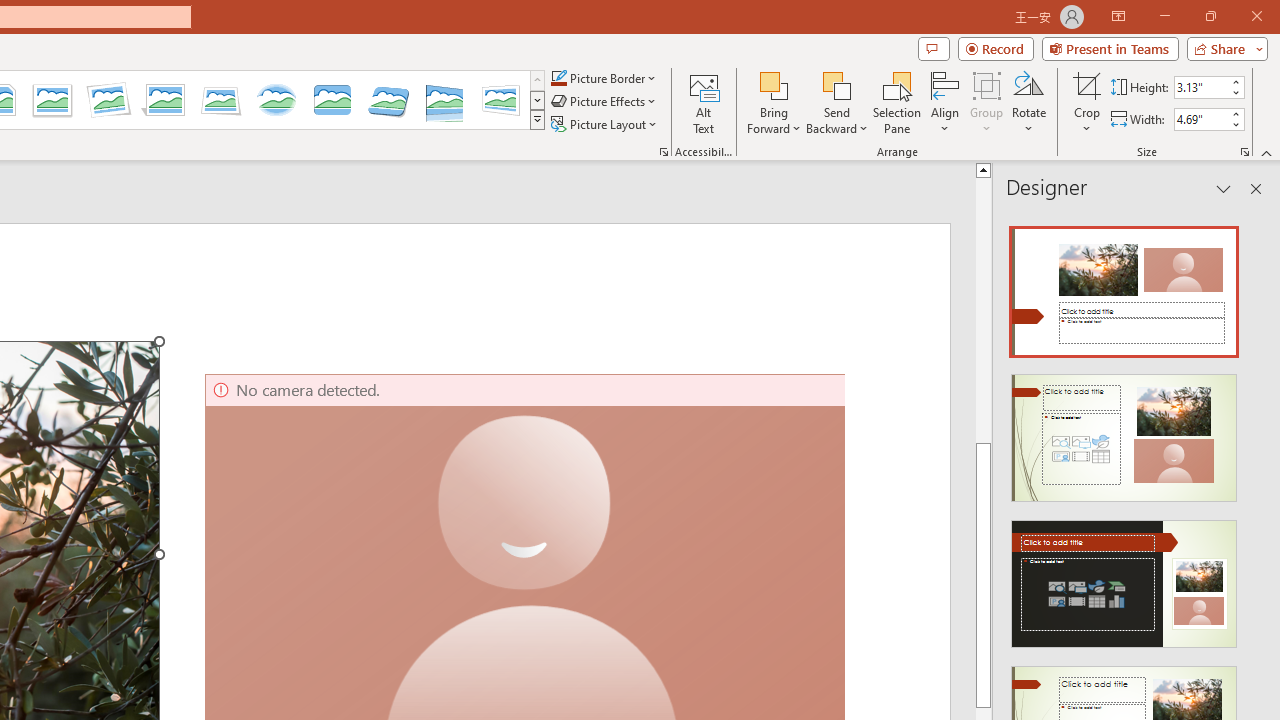  I want to click on 'Picture Effects', so click(604, 101).